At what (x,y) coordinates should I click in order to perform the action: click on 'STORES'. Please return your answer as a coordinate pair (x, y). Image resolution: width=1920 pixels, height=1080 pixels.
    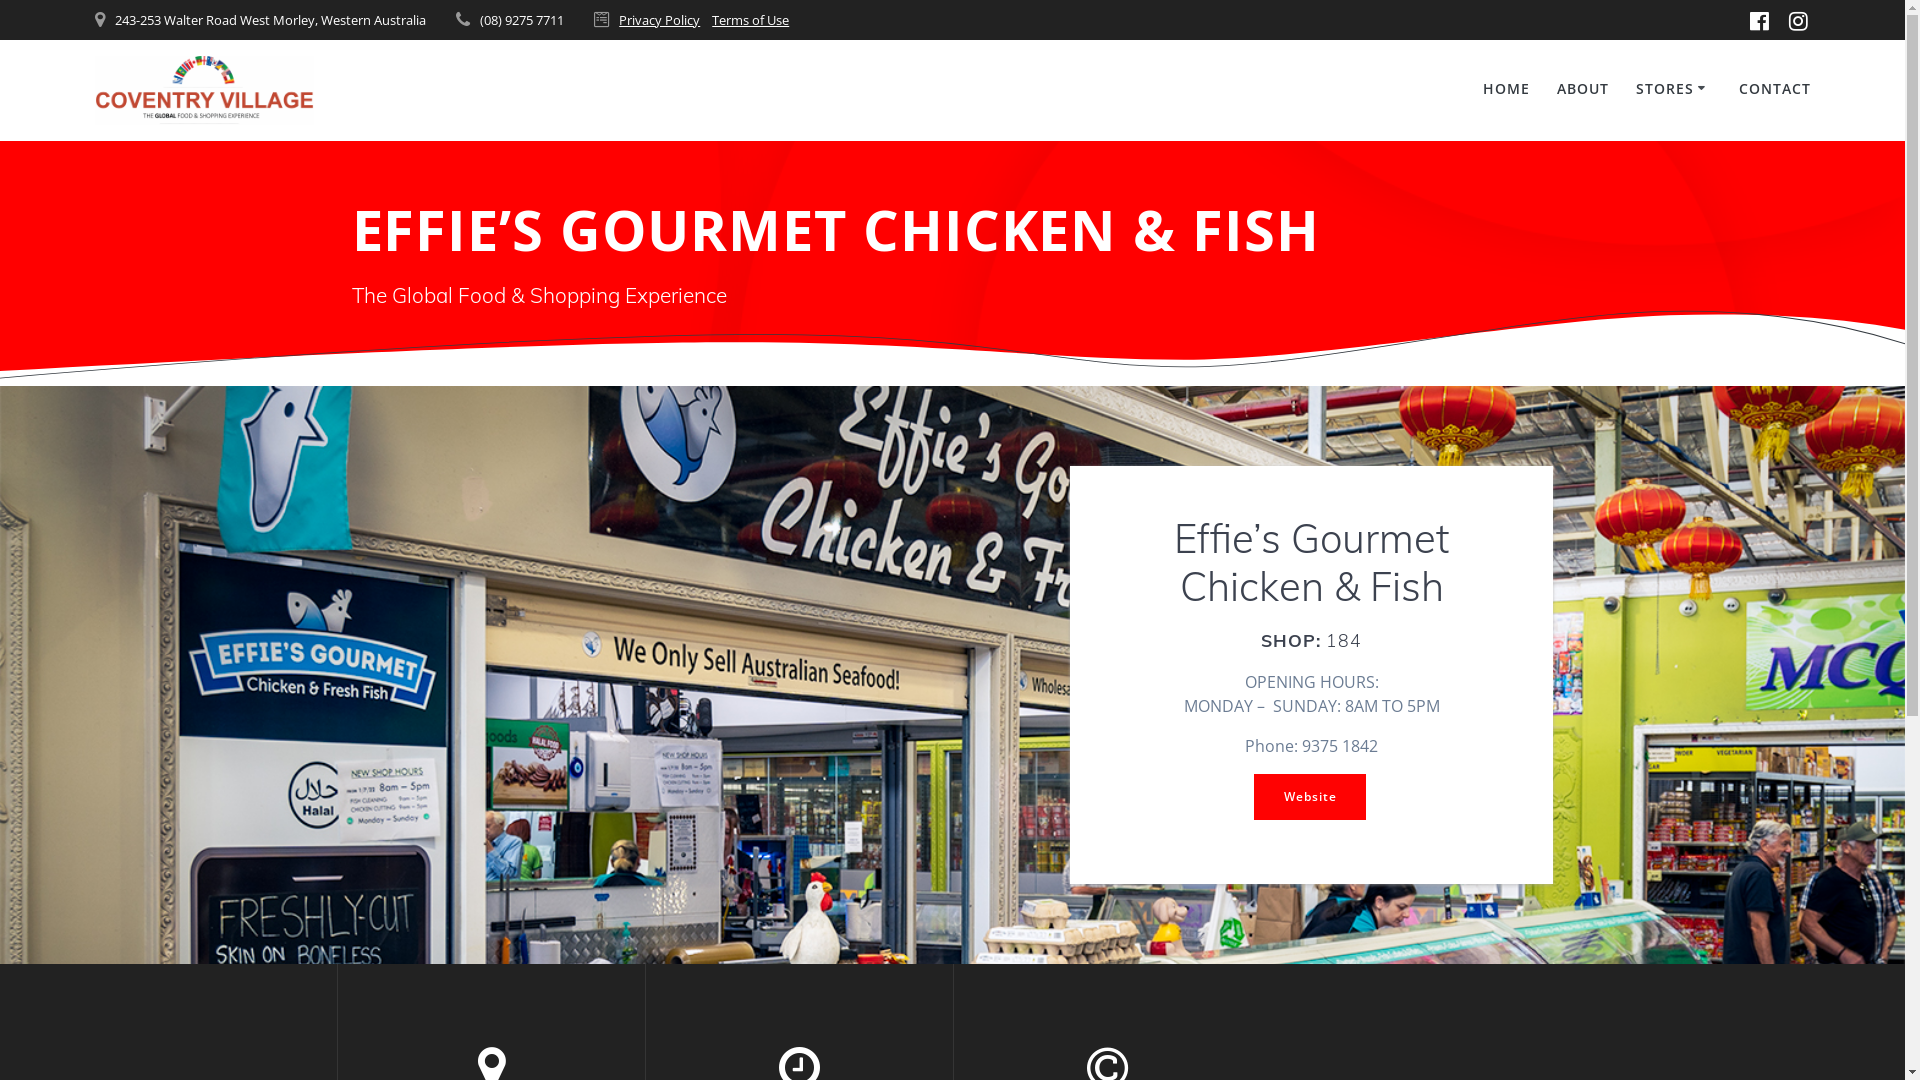
    Looking at the image, I should click on (1674, 90).